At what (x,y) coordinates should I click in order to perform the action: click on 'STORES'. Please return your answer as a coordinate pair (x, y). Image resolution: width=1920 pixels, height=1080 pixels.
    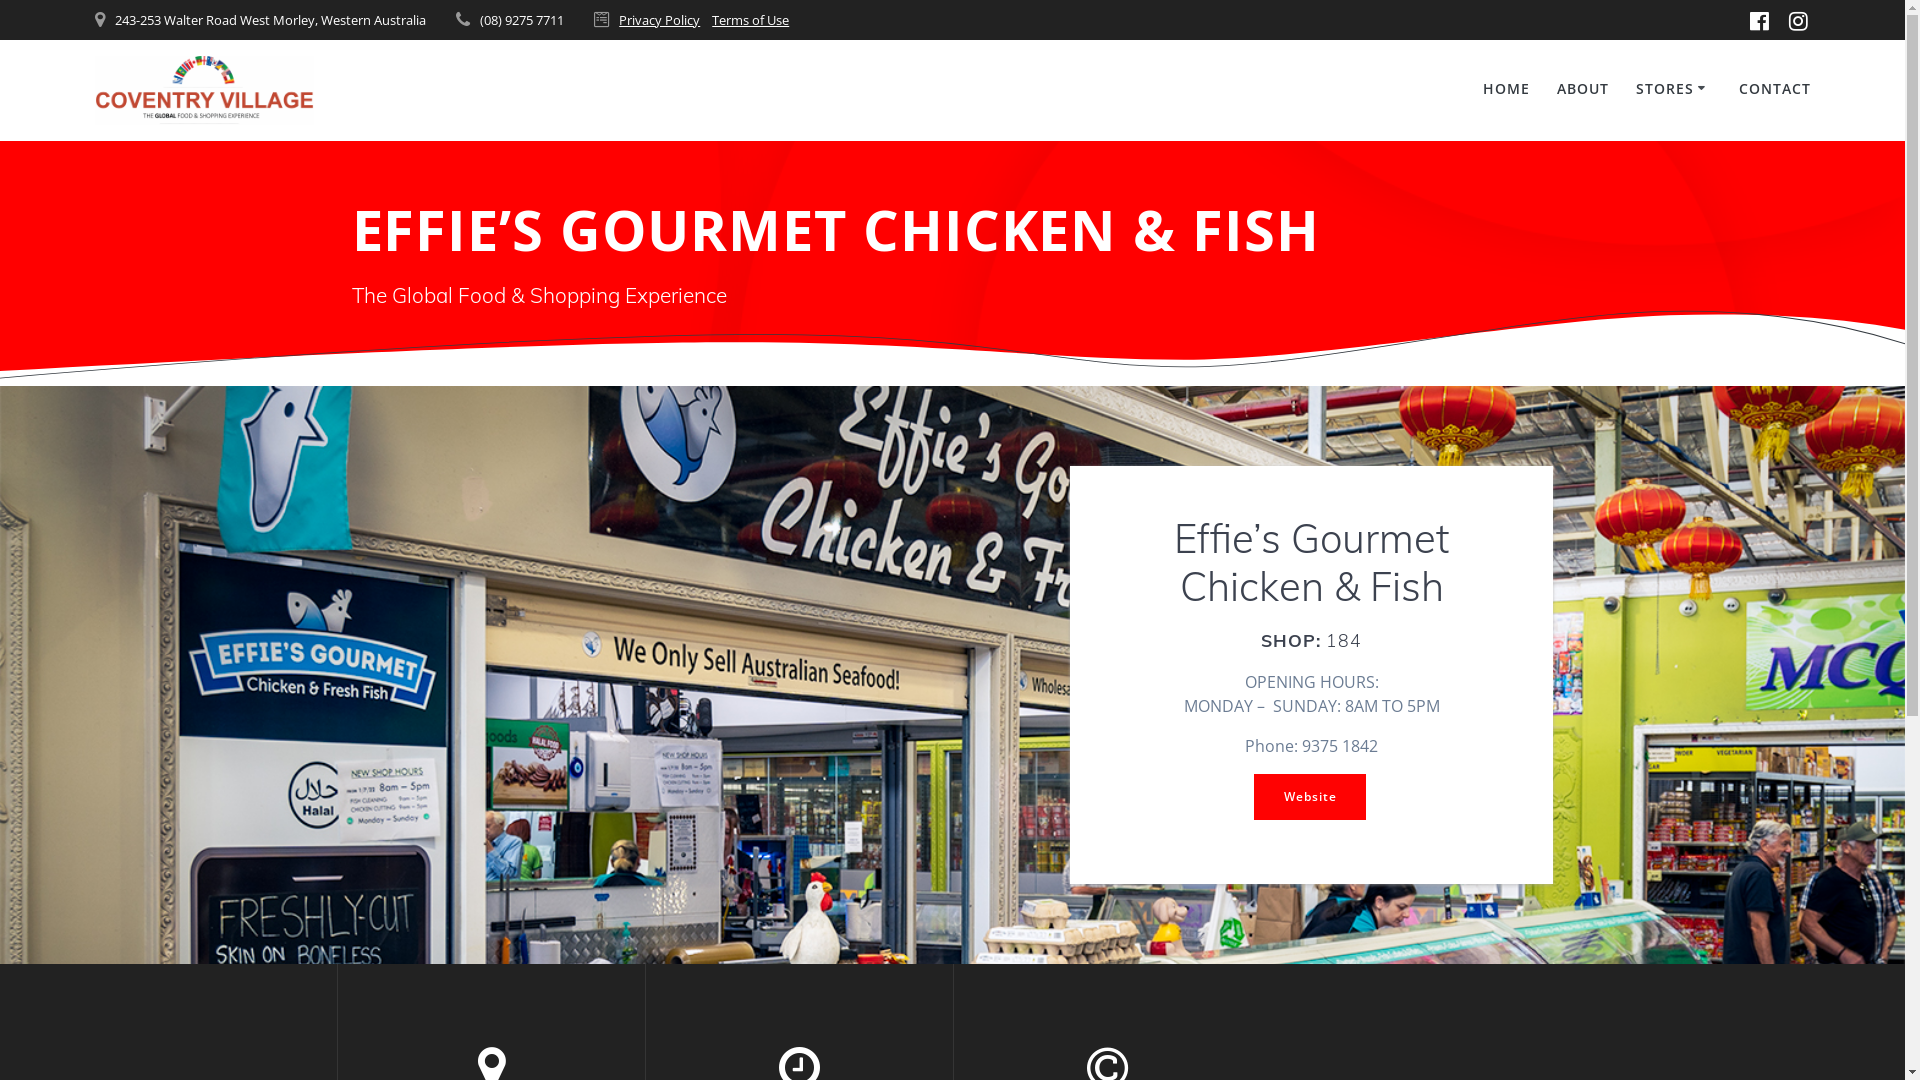
    Looking at the image, I should click on (1674, 90).